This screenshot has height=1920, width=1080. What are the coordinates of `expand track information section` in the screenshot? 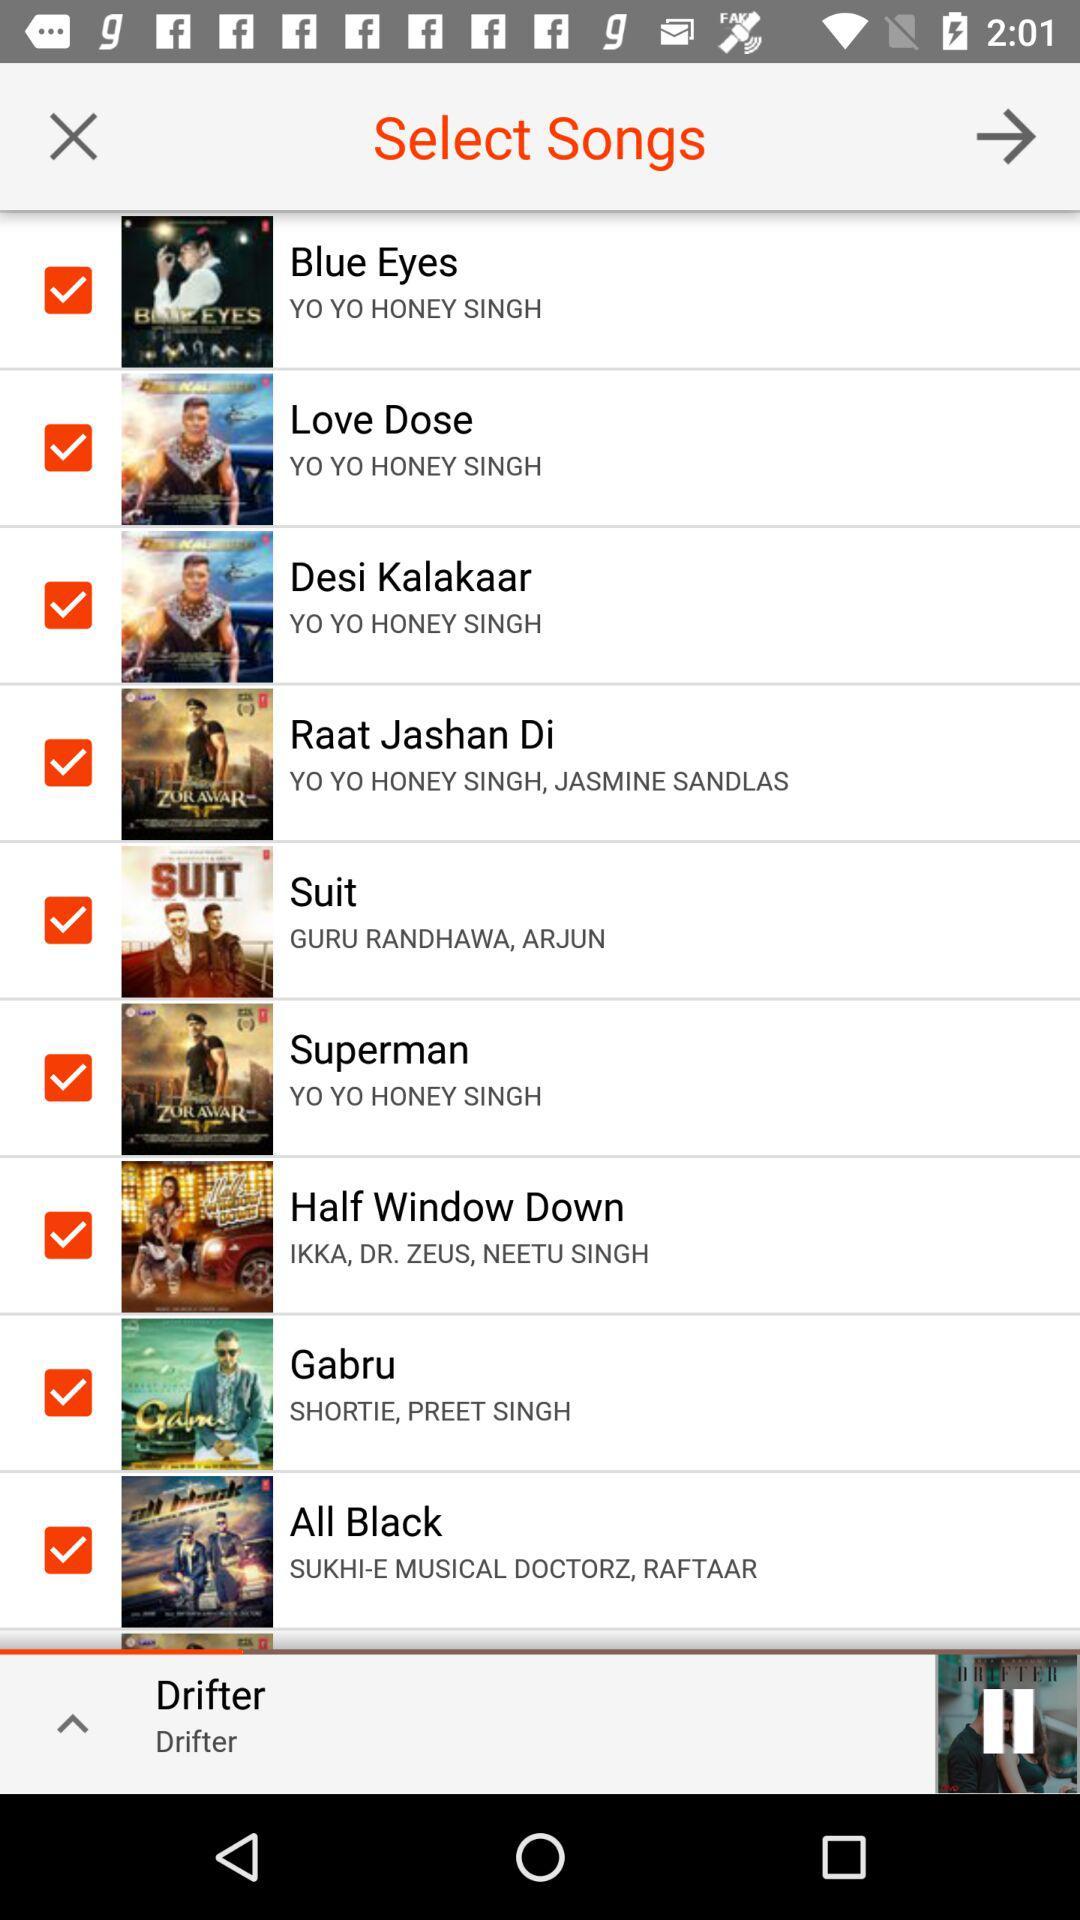 It's located at (64, 1721).